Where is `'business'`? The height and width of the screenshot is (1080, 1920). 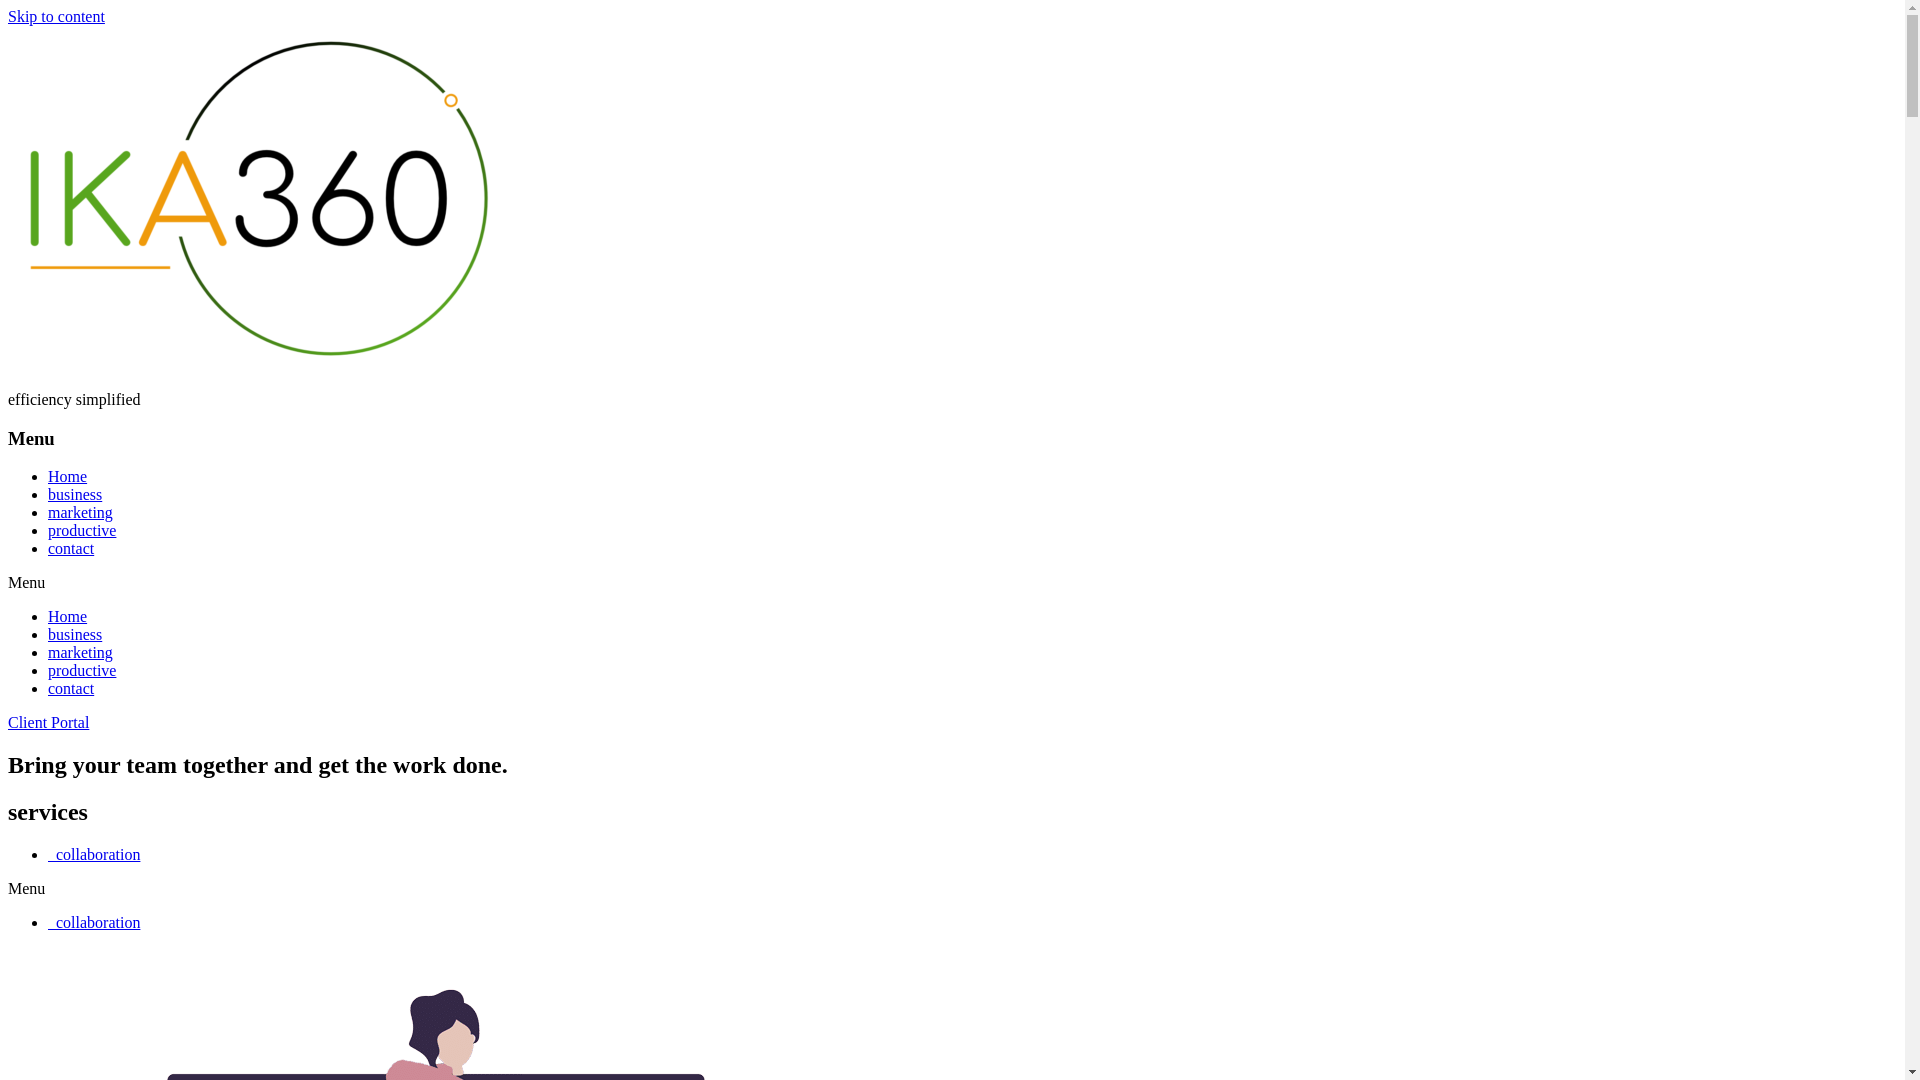 'business' is located at coordinates (75, 494).